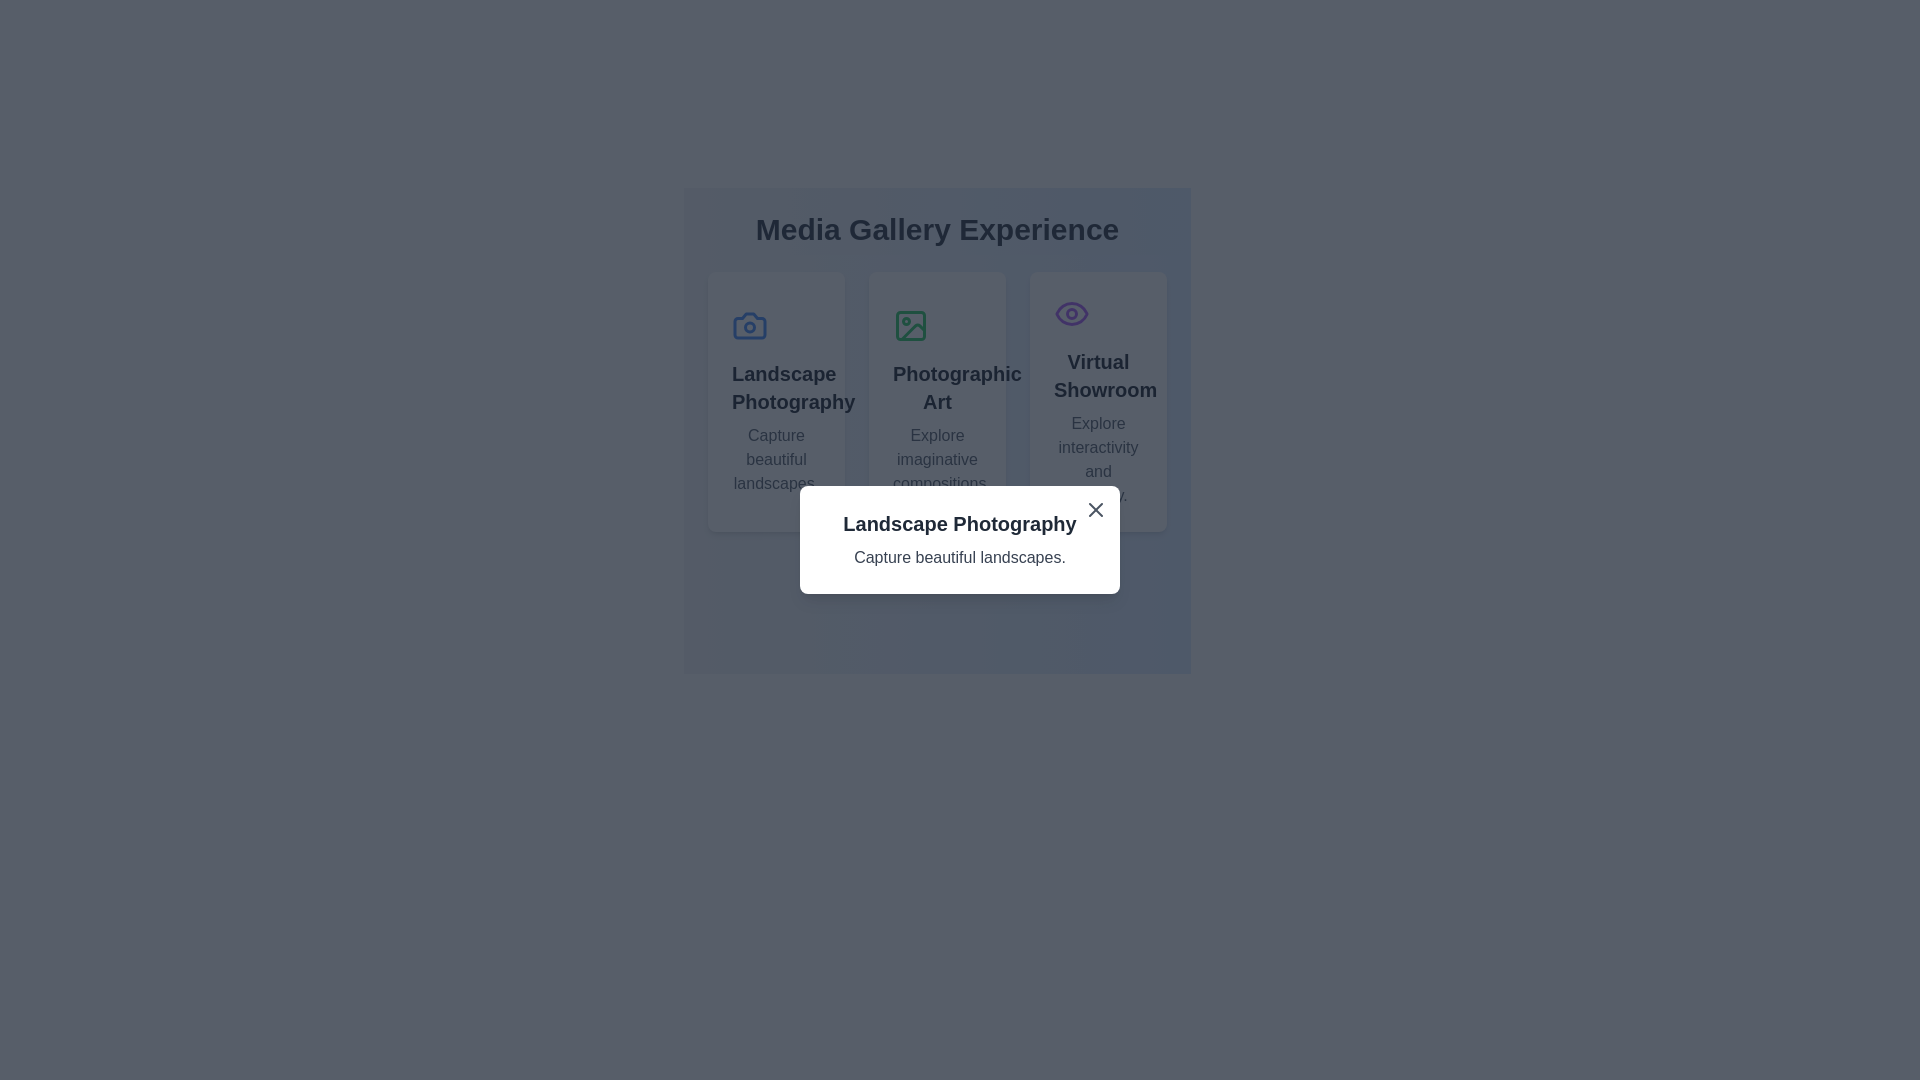  What do you see at coordinates (960, 540) in the screenshot?
I see `informative text content displayed on the 'Landscape Photography' Card component, which is the main focus element in the modal overlay` at bounding box center [960, 540].